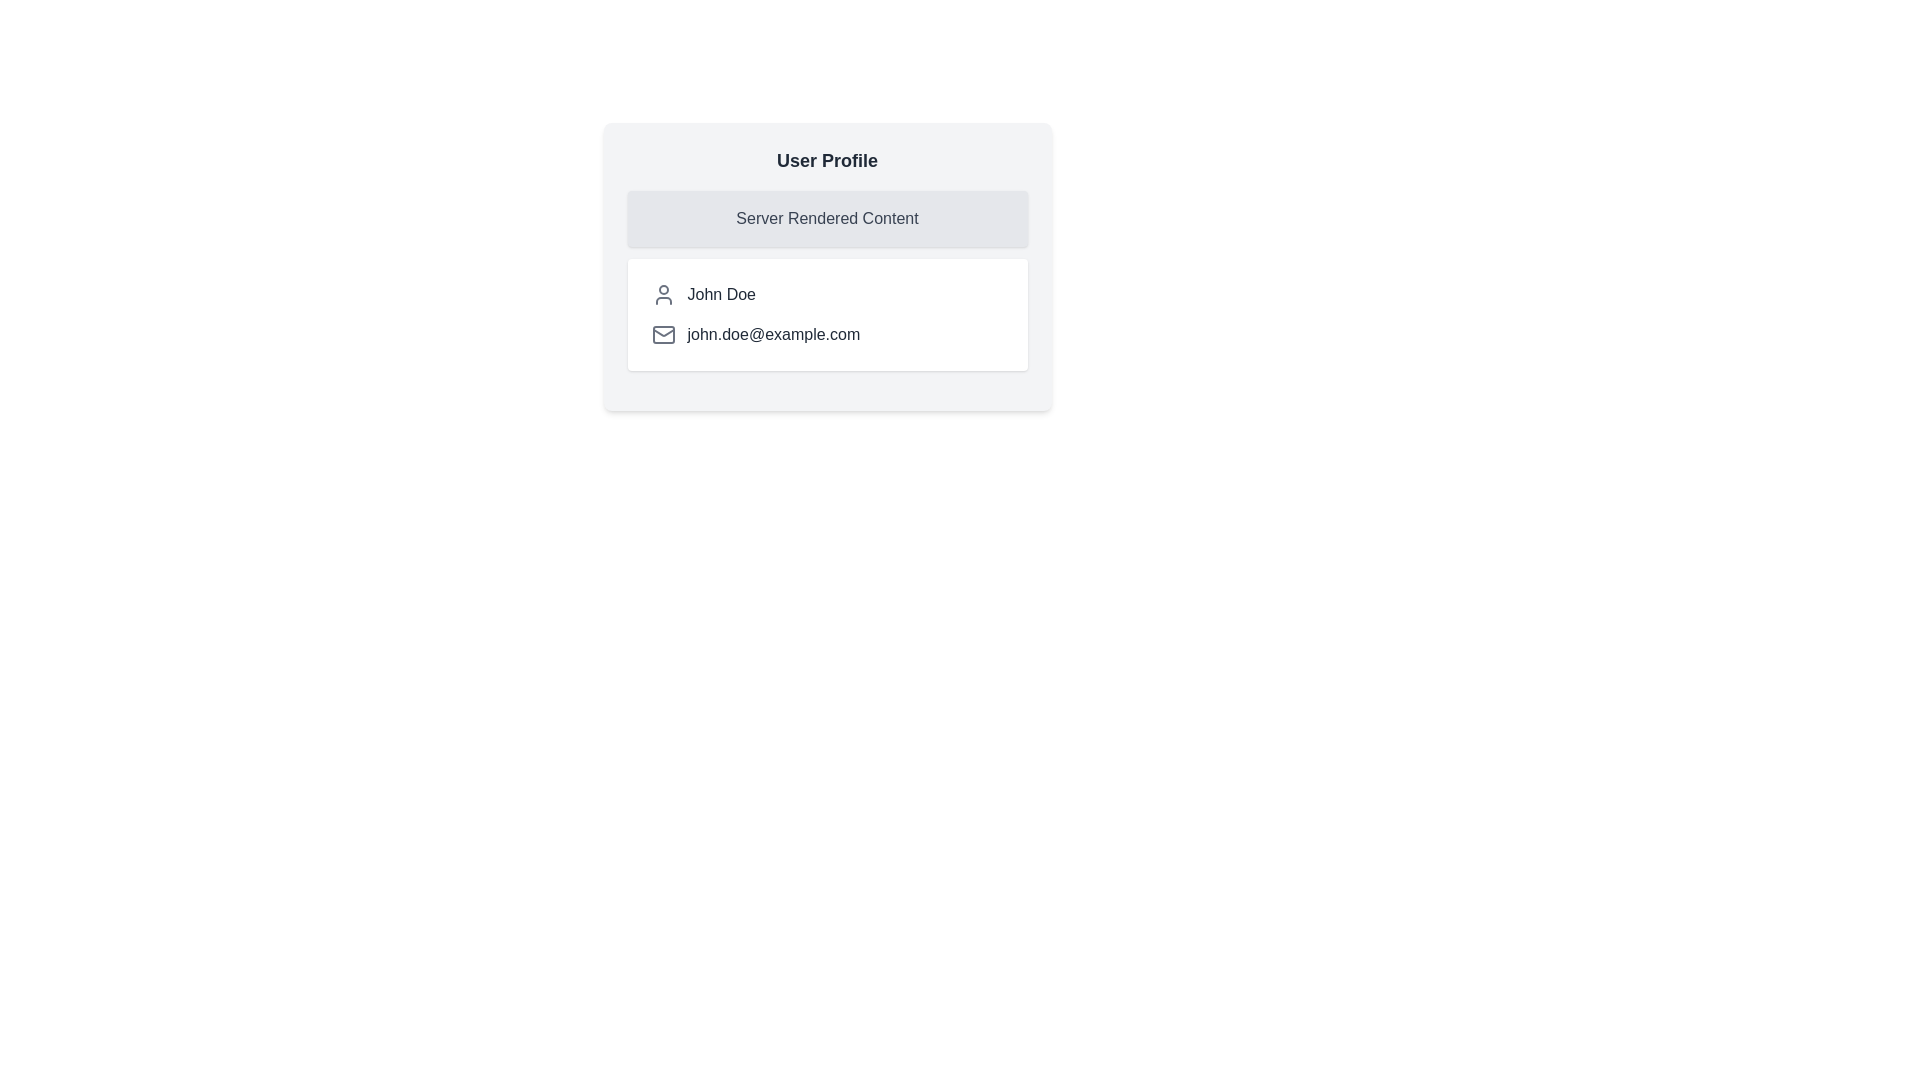 The image size is (1920, 1080). Describe the element at coordinates (663, 334) in the screenshot. I see `the envelope icon representing the email address in the user profile card located to the left of 'john.doe@example.com'` at that location.